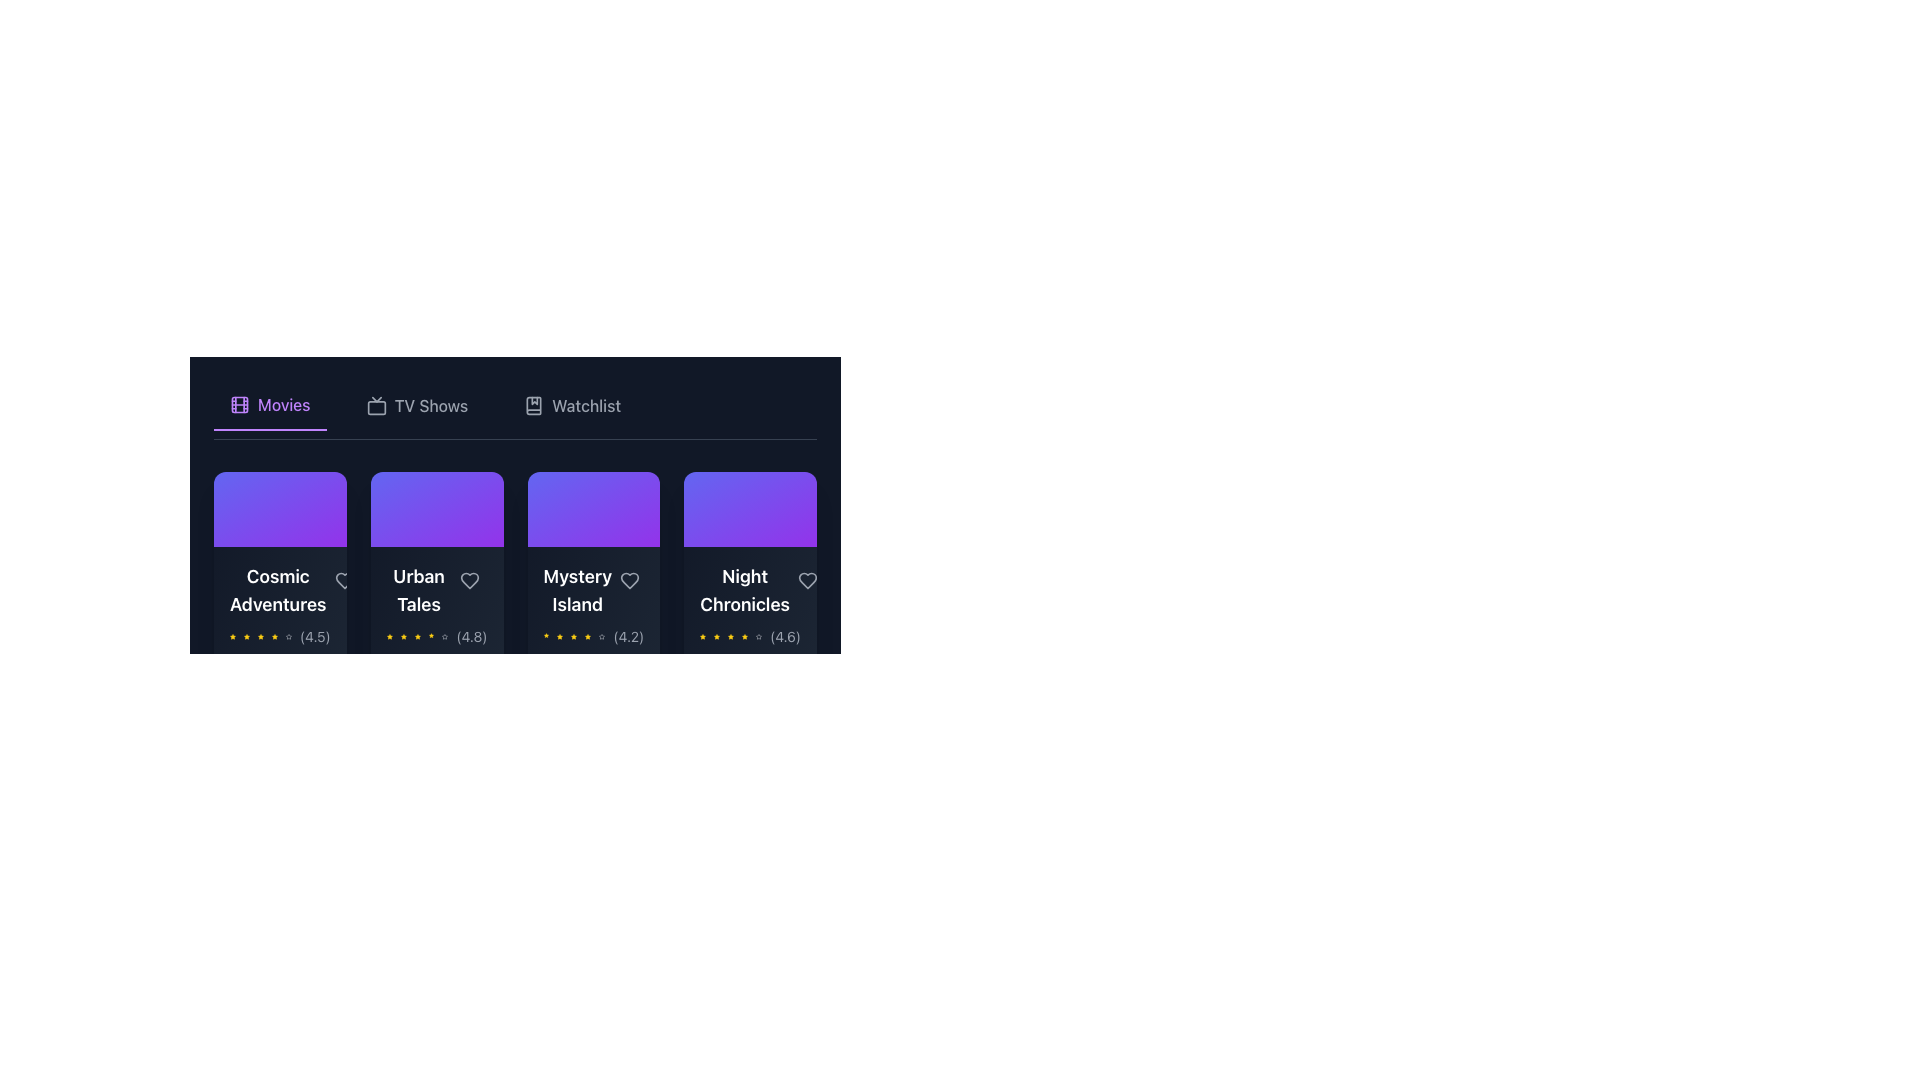 The height and width of the screenshot is (1080, 1920). I want to click on the visual state of the fifth star icon in the 5-star rating system located under the 'Night Chronicles' heading, positioned to the right of four yellow stars and to the left of a gray star, so click(744, 636).